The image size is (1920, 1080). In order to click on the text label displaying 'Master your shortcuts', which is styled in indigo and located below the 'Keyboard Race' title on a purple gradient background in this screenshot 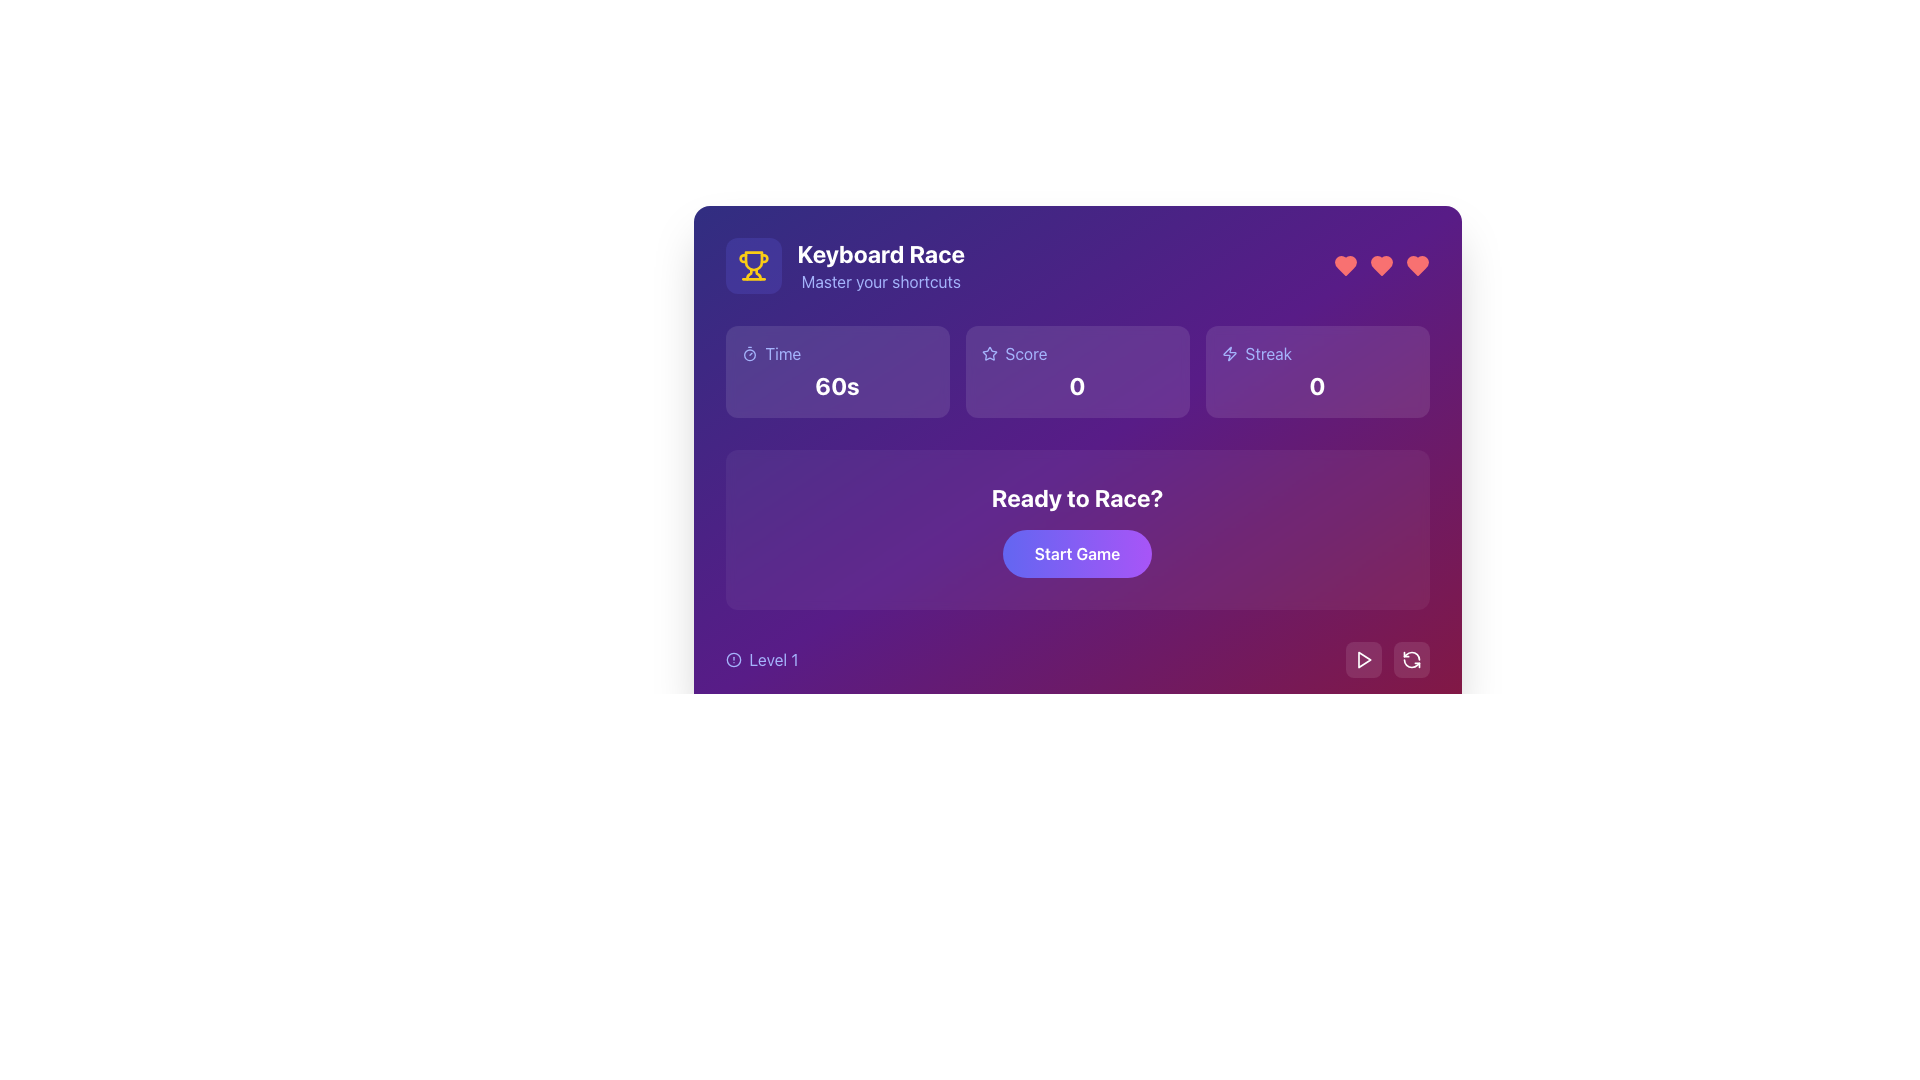, I will do `click(880, 281)`.